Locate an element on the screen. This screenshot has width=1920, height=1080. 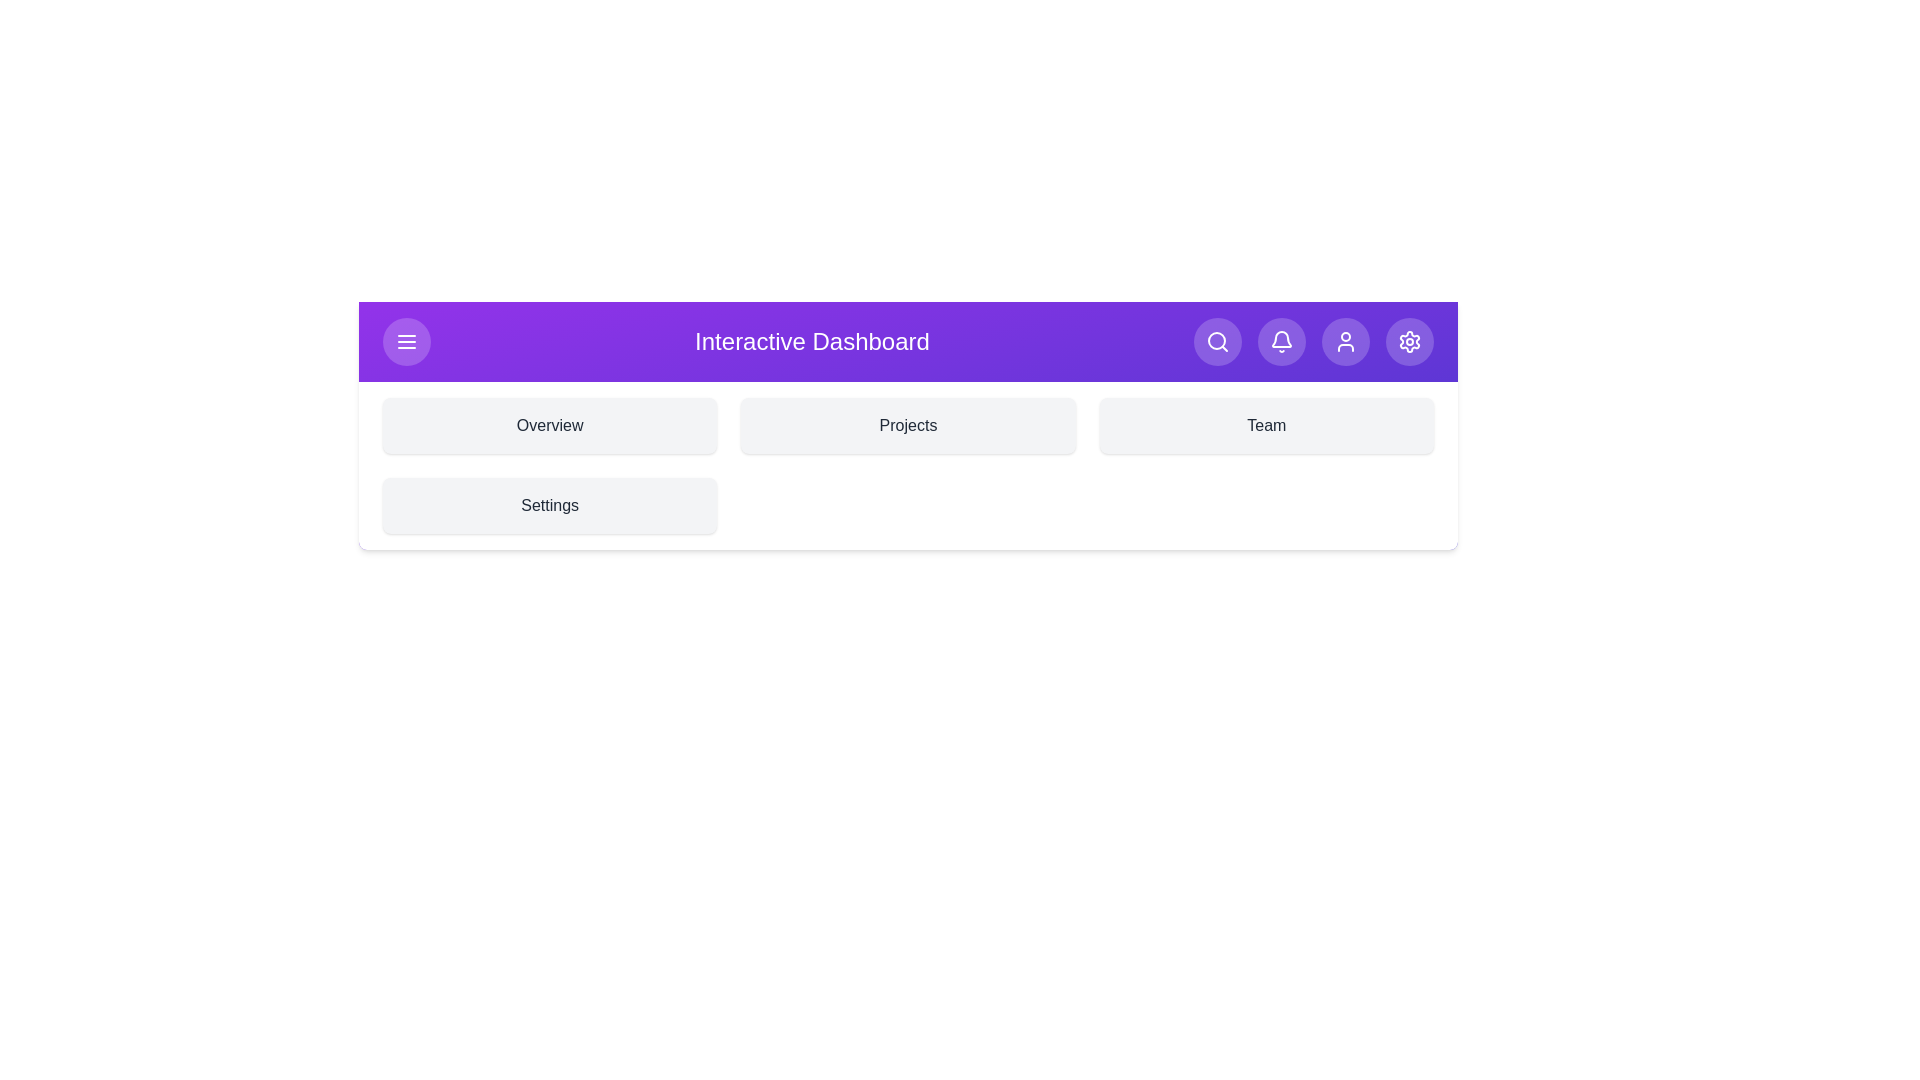
the menu button to toggle the visibility of the menu is located at coordinates (406, 341).